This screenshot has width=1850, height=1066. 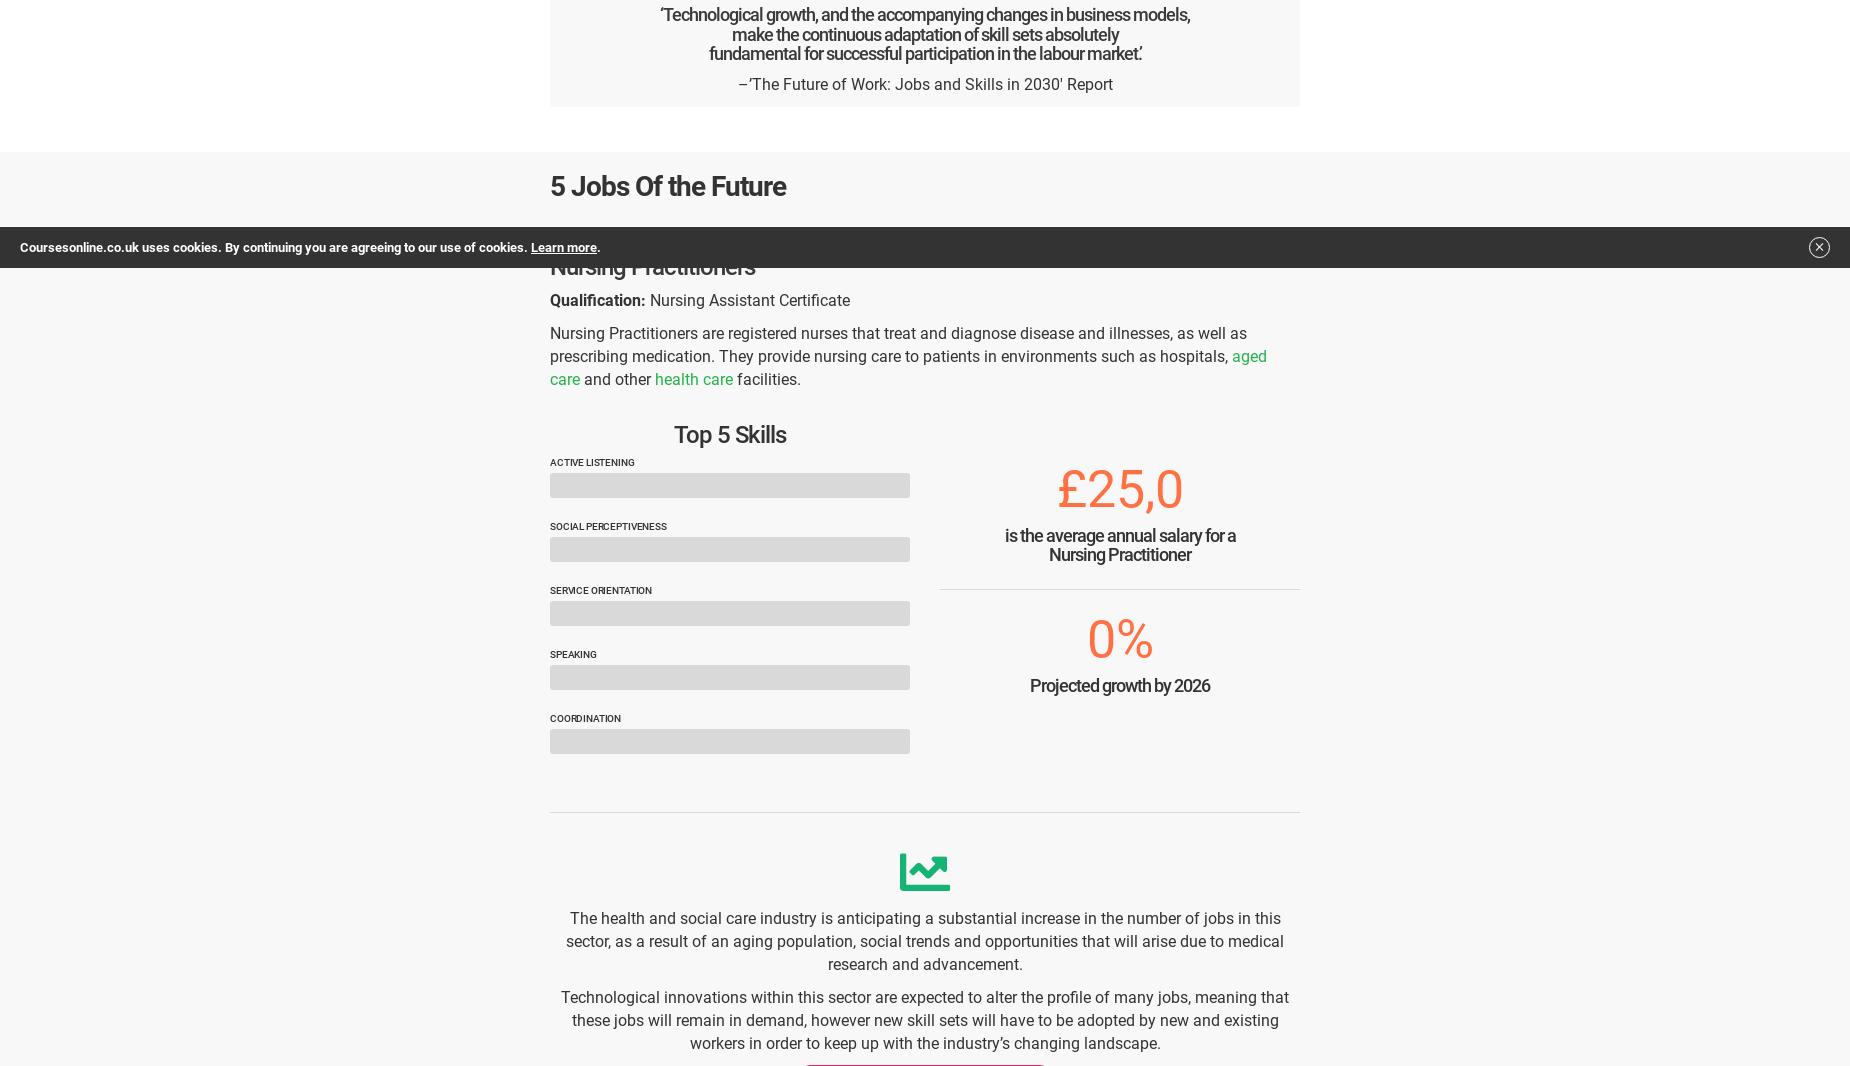 I want to click on 'Learn more', so click(x=564, y=245).